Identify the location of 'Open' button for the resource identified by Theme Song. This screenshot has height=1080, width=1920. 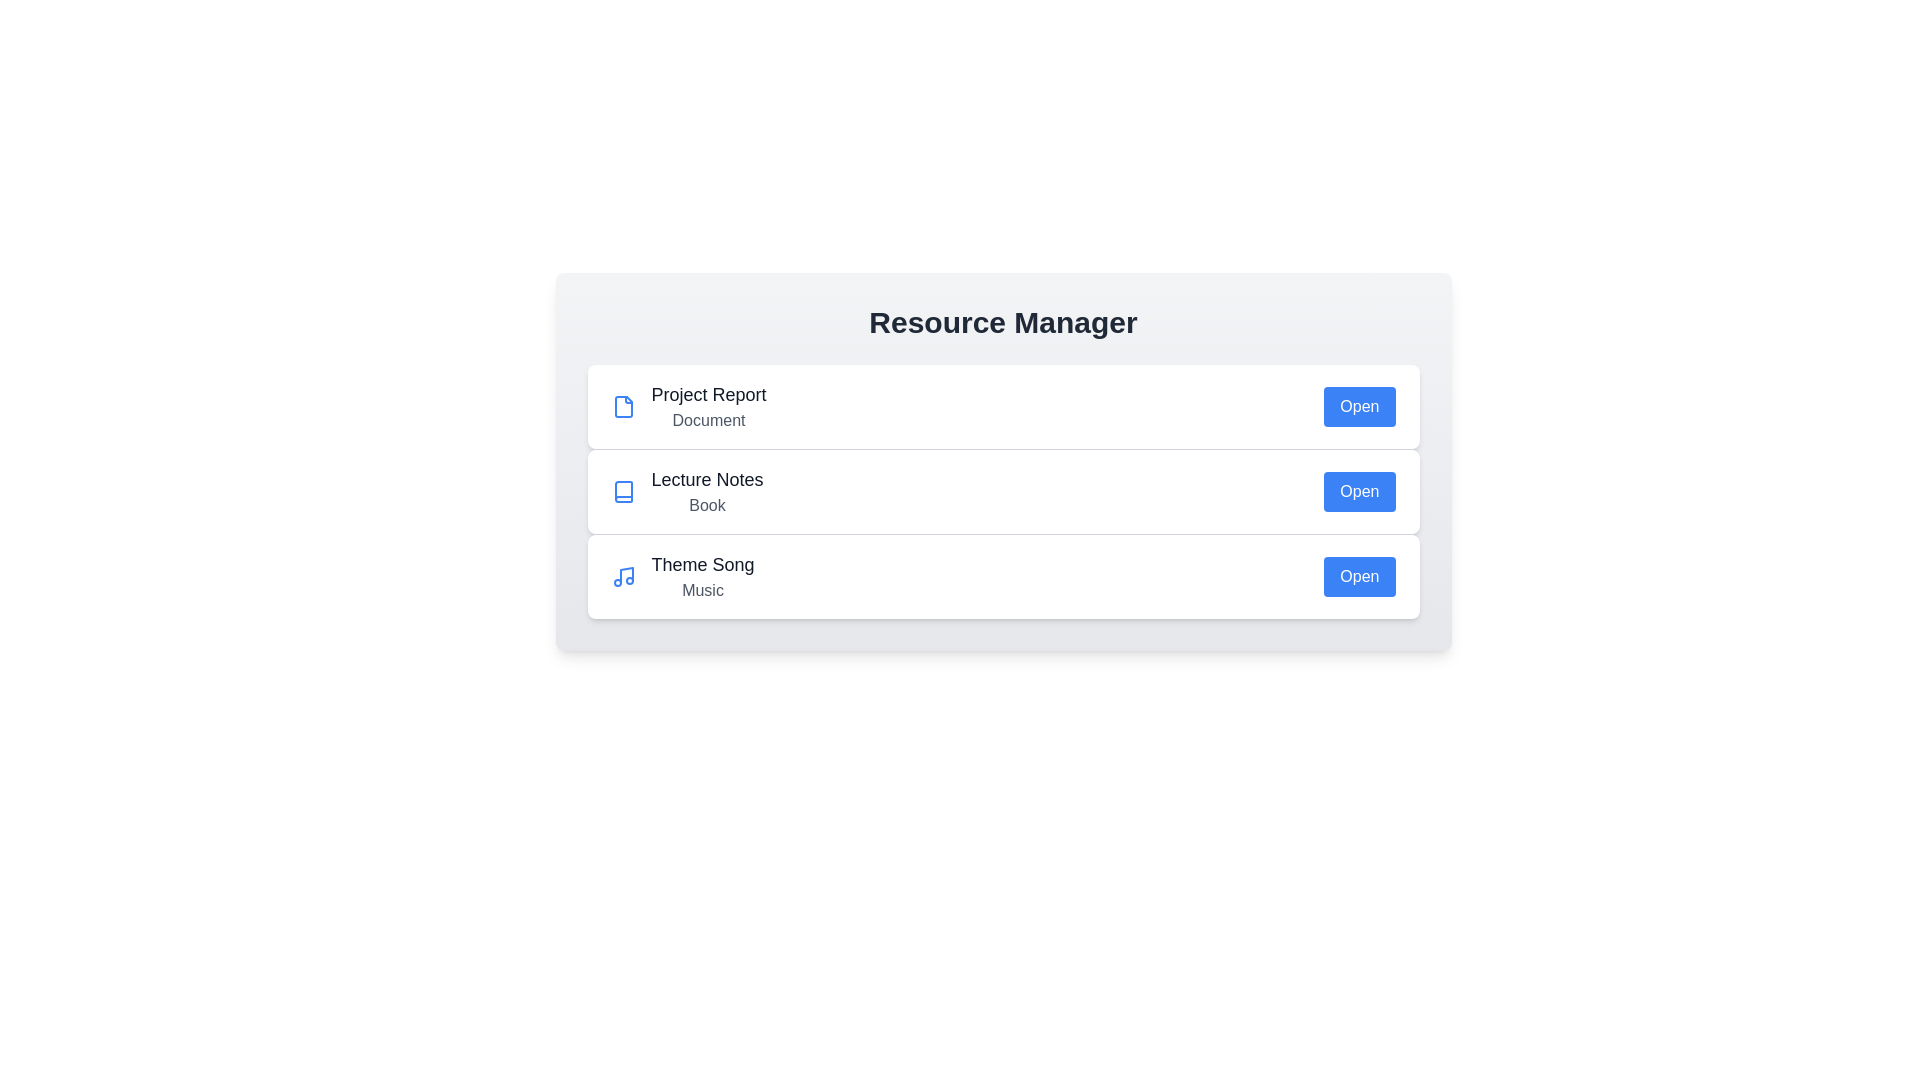
(1359, 577).